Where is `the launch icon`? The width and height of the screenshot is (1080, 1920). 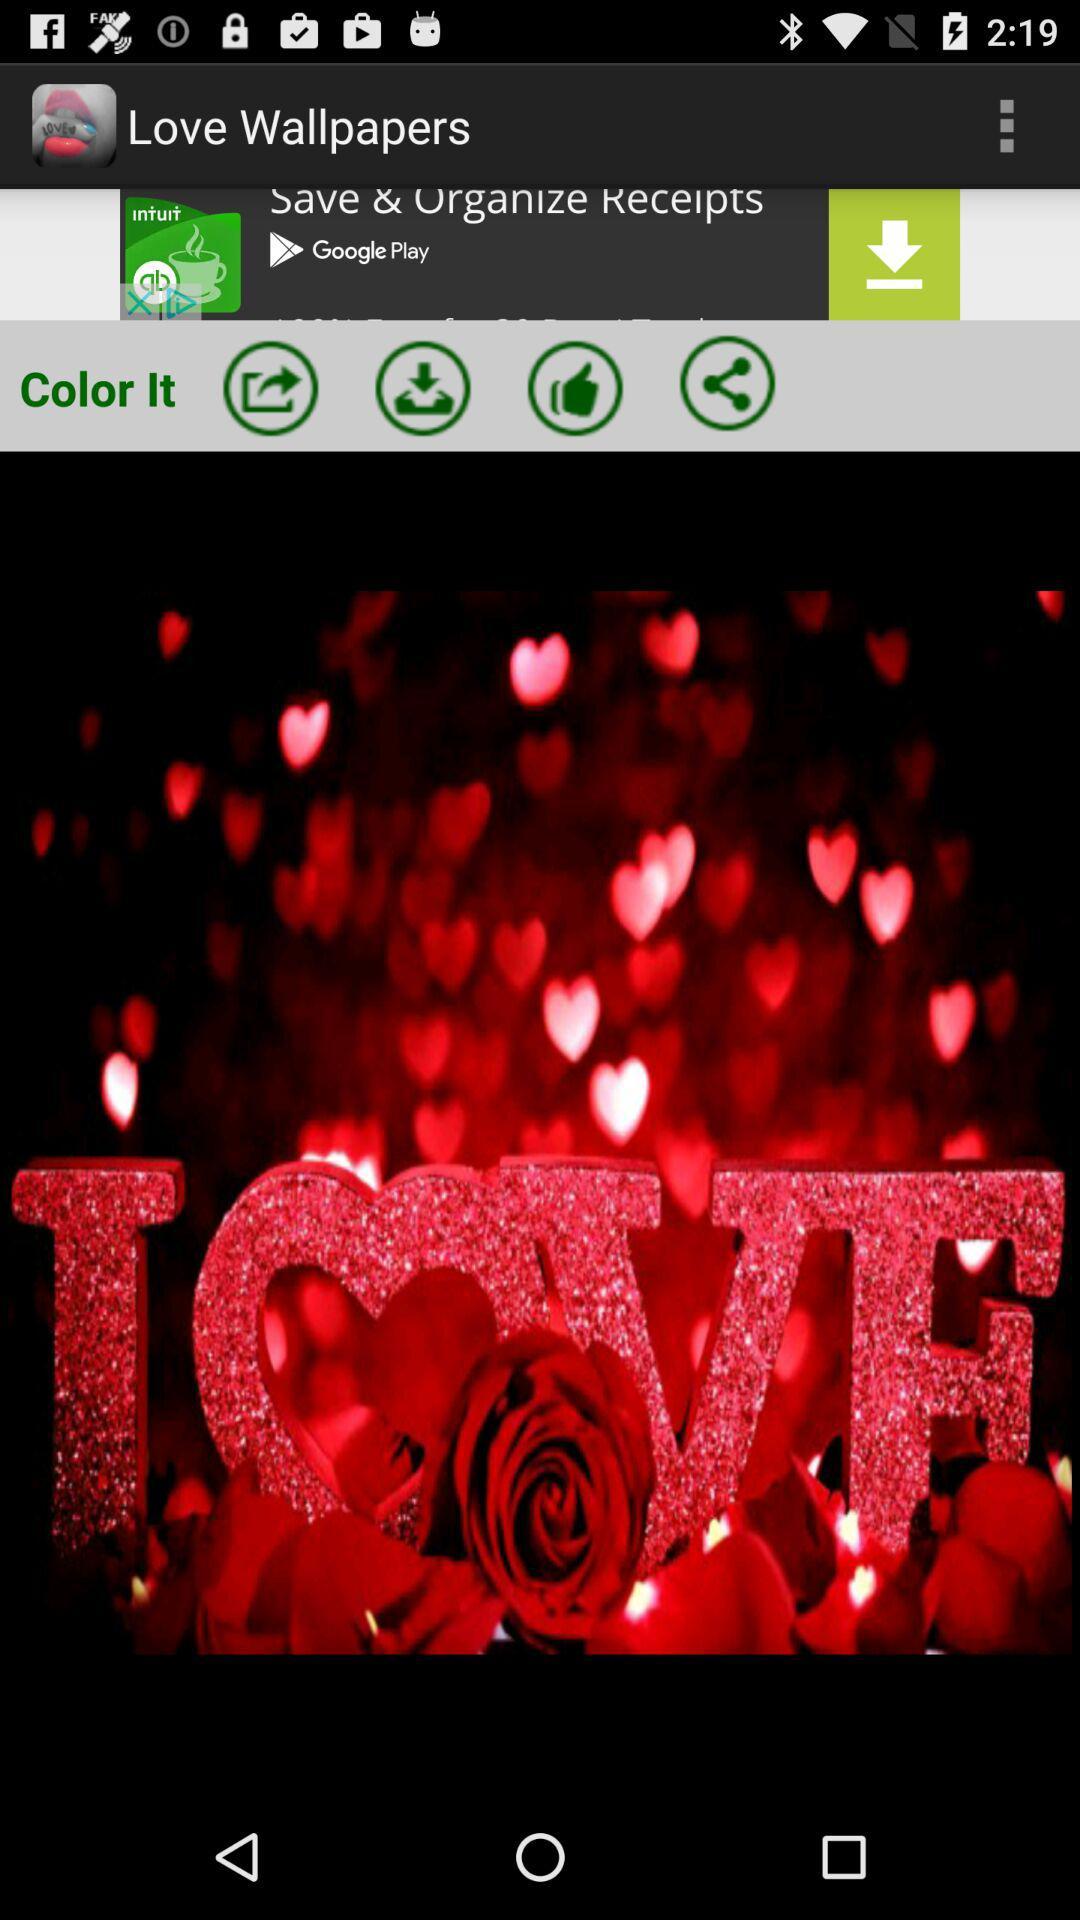
the launch icon is located at coordinates (270, 414).